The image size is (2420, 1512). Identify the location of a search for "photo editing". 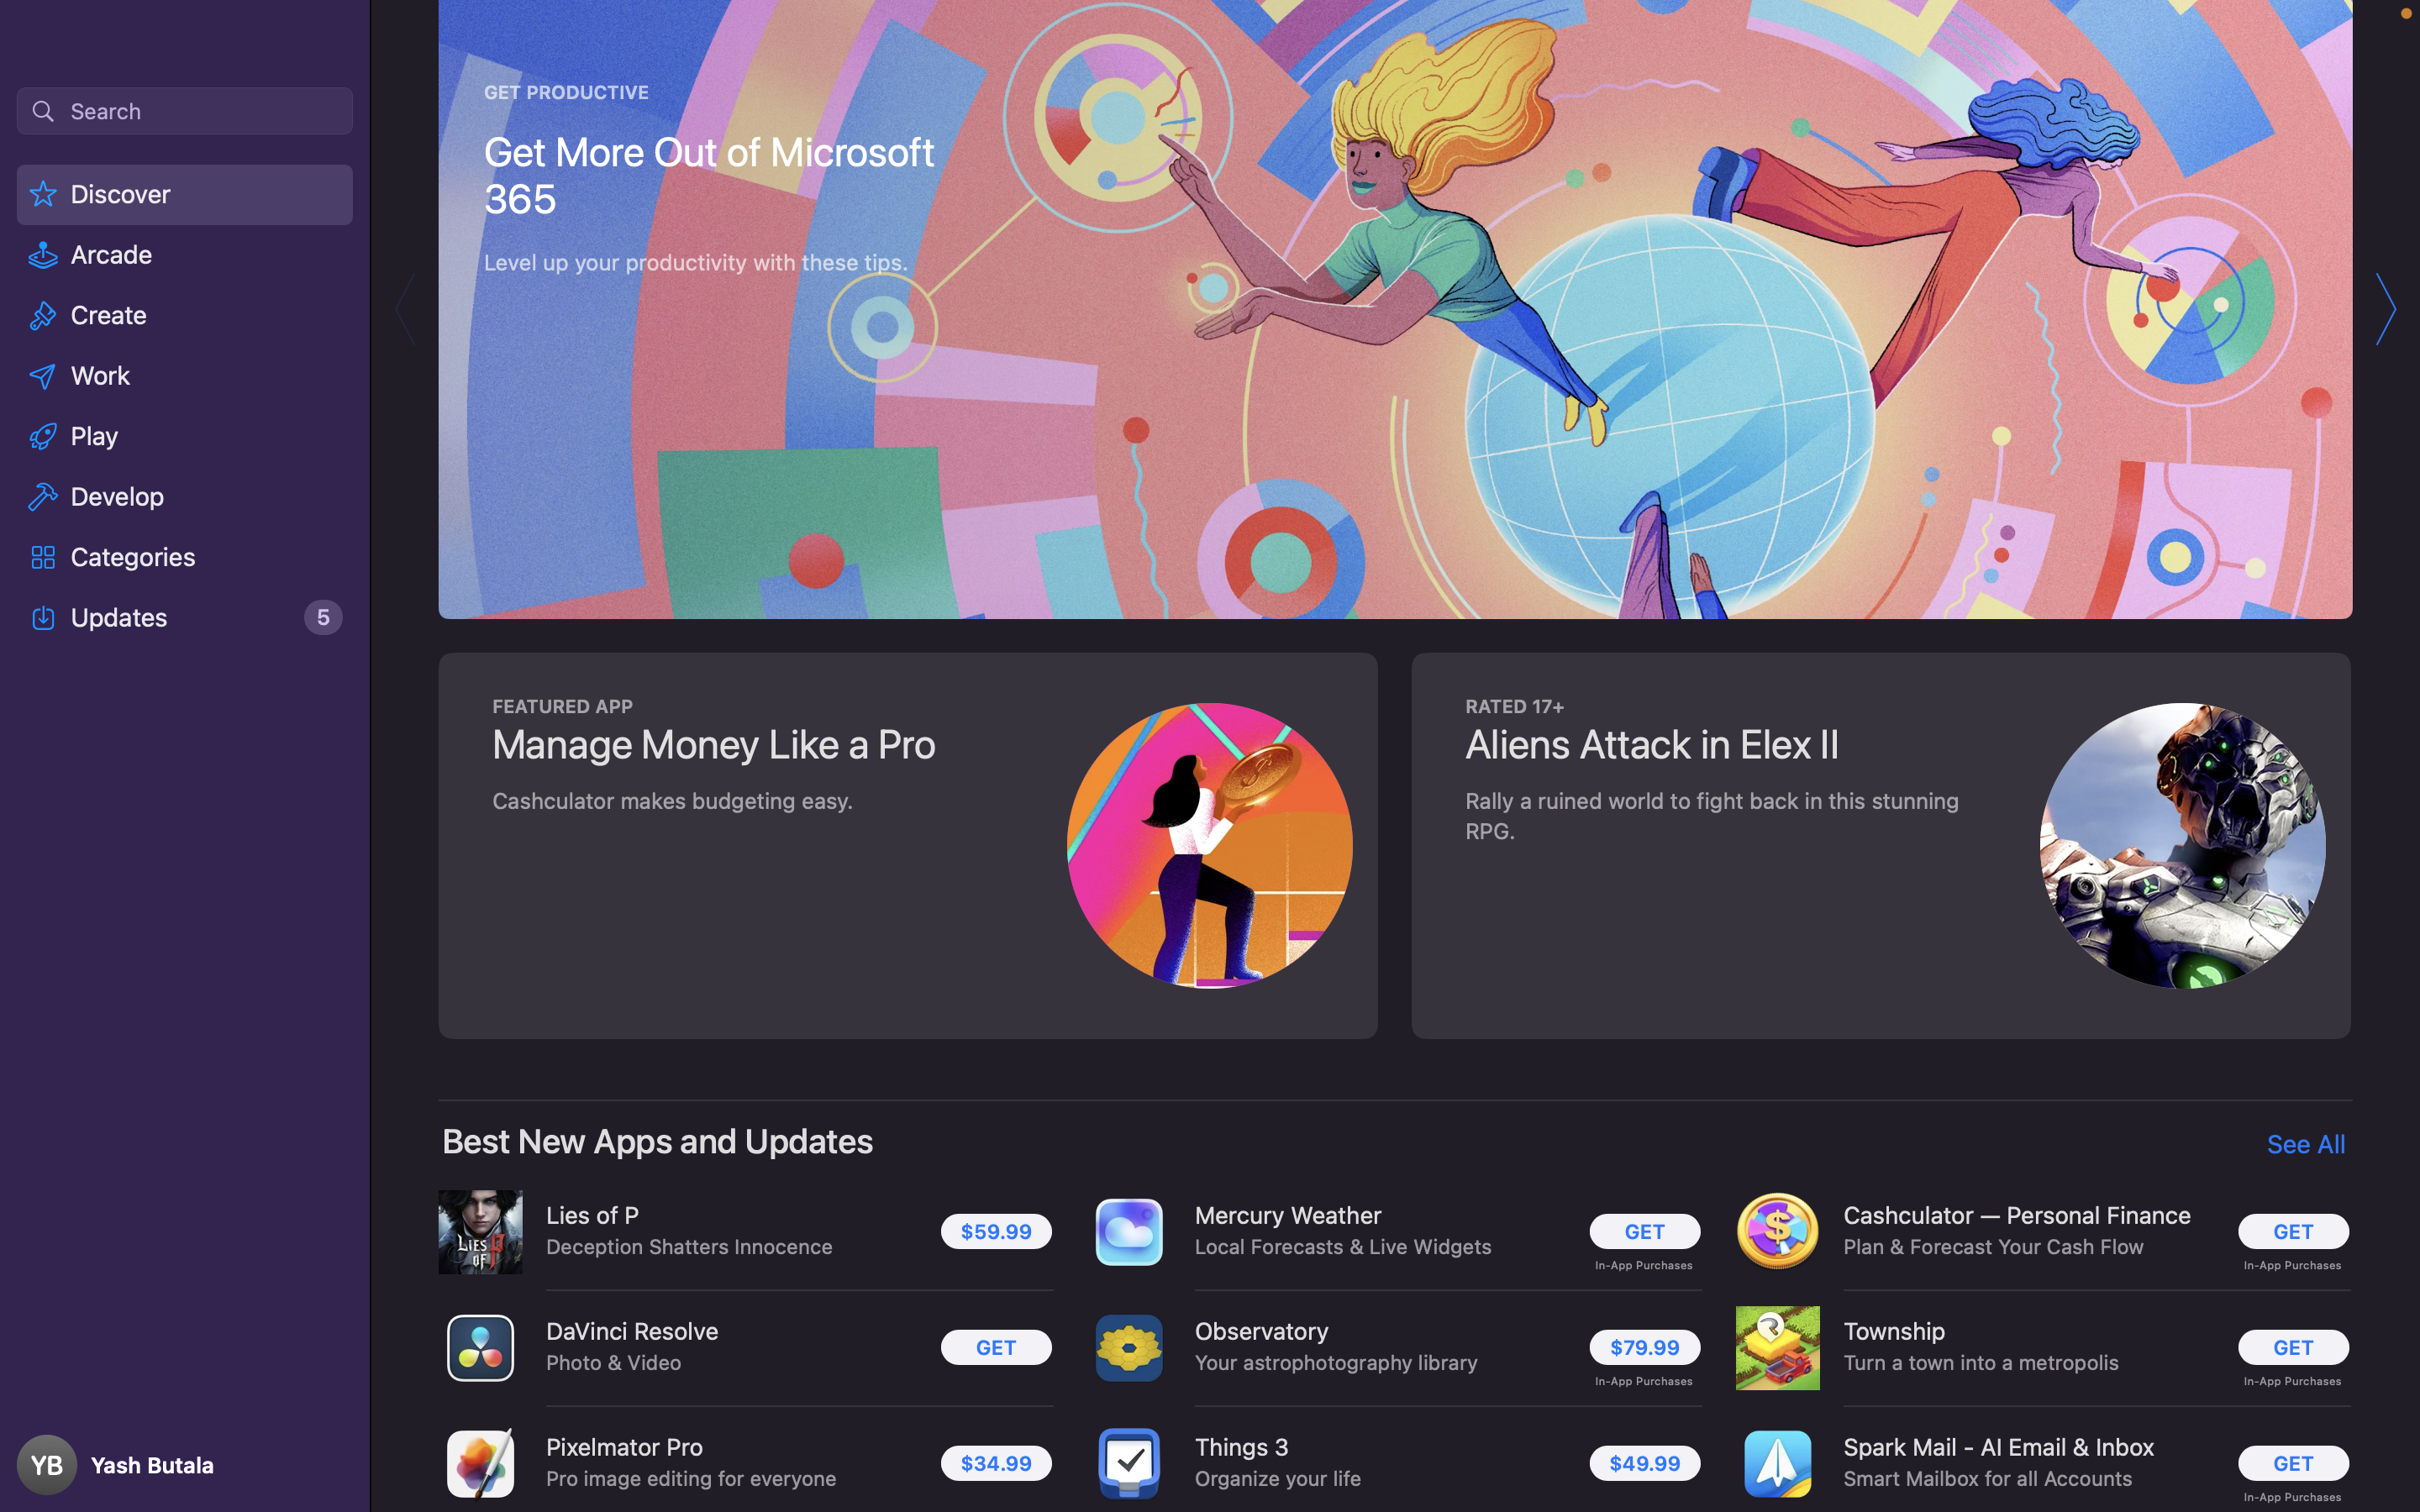
(183, 109).